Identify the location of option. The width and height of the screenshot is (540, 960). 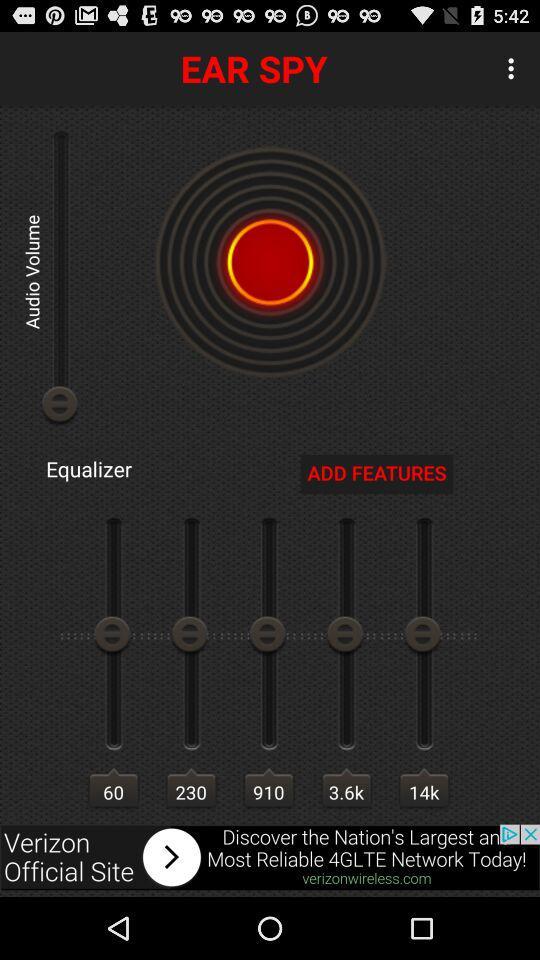
(270, 856).